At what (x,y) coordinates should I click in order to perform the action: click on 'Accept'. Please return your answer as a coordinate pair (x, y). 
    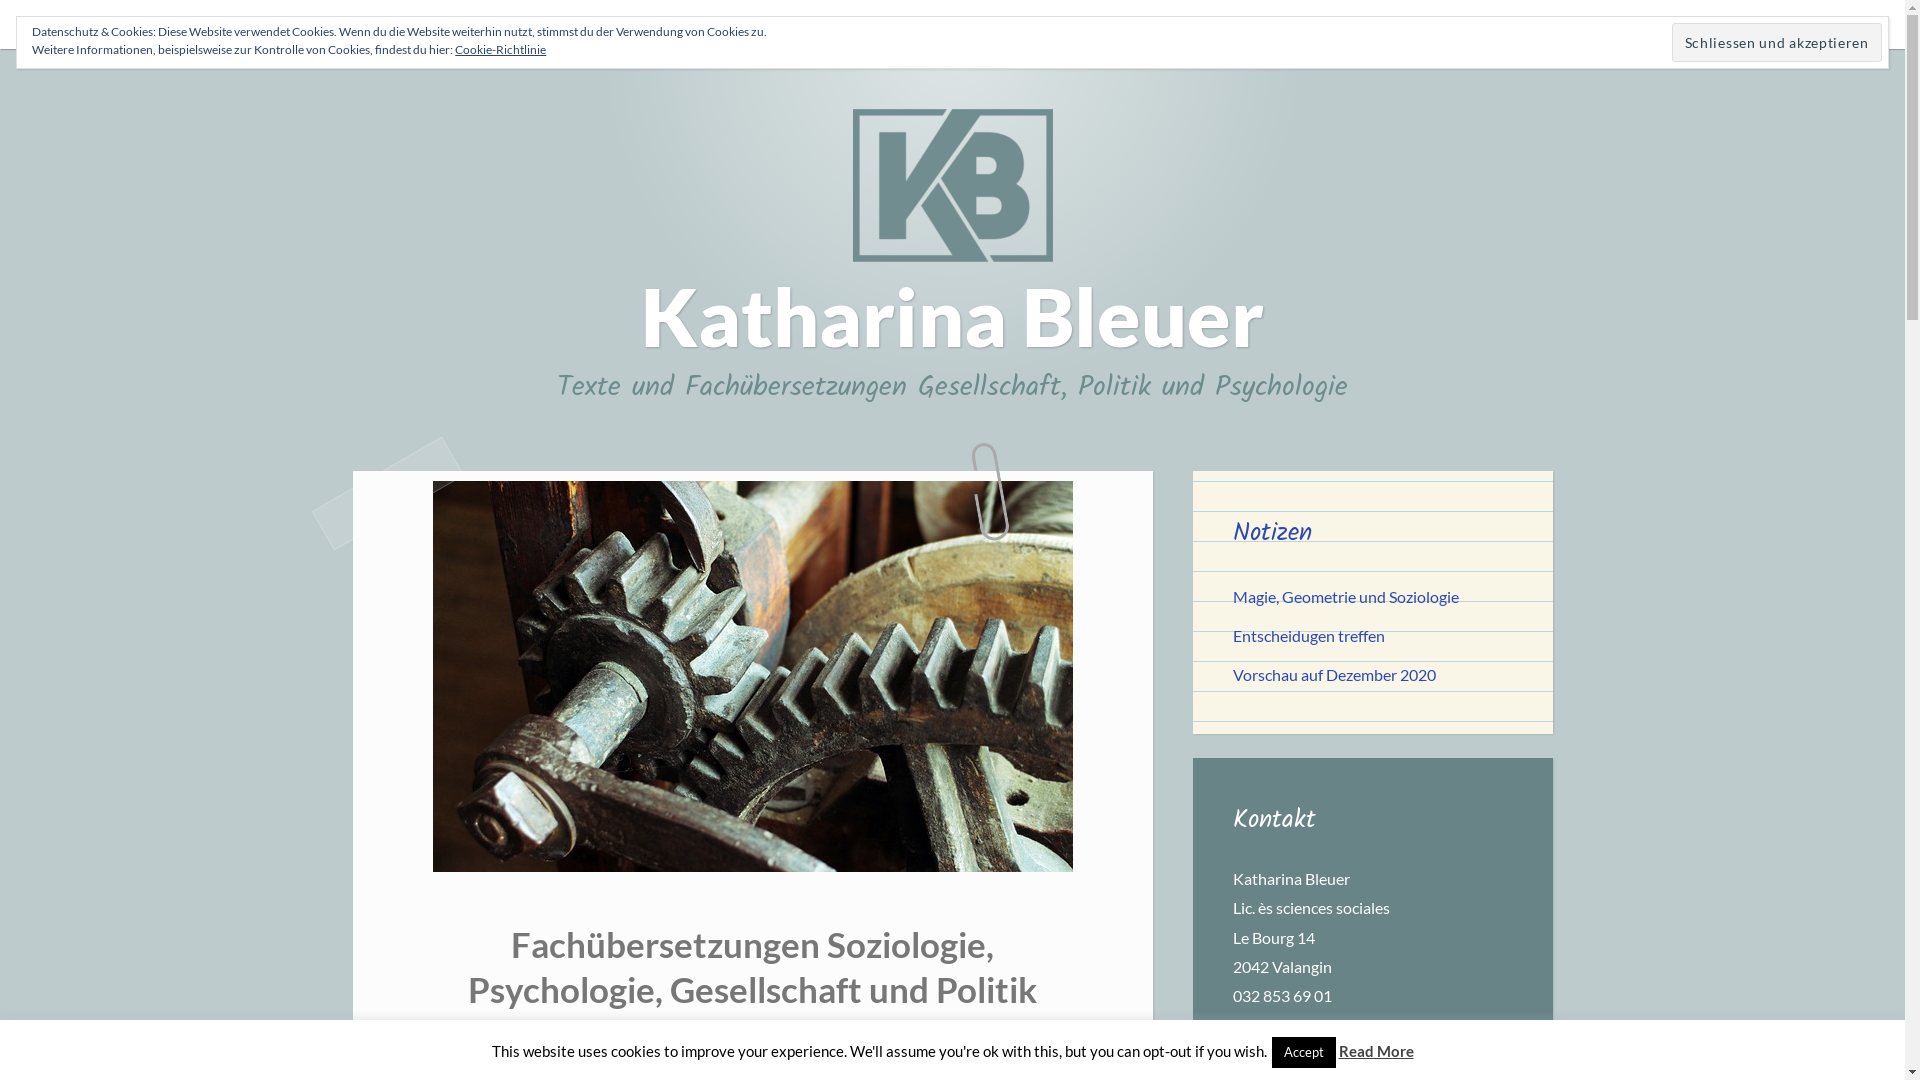
    Looking at the image, I should click on (1304, 1051).